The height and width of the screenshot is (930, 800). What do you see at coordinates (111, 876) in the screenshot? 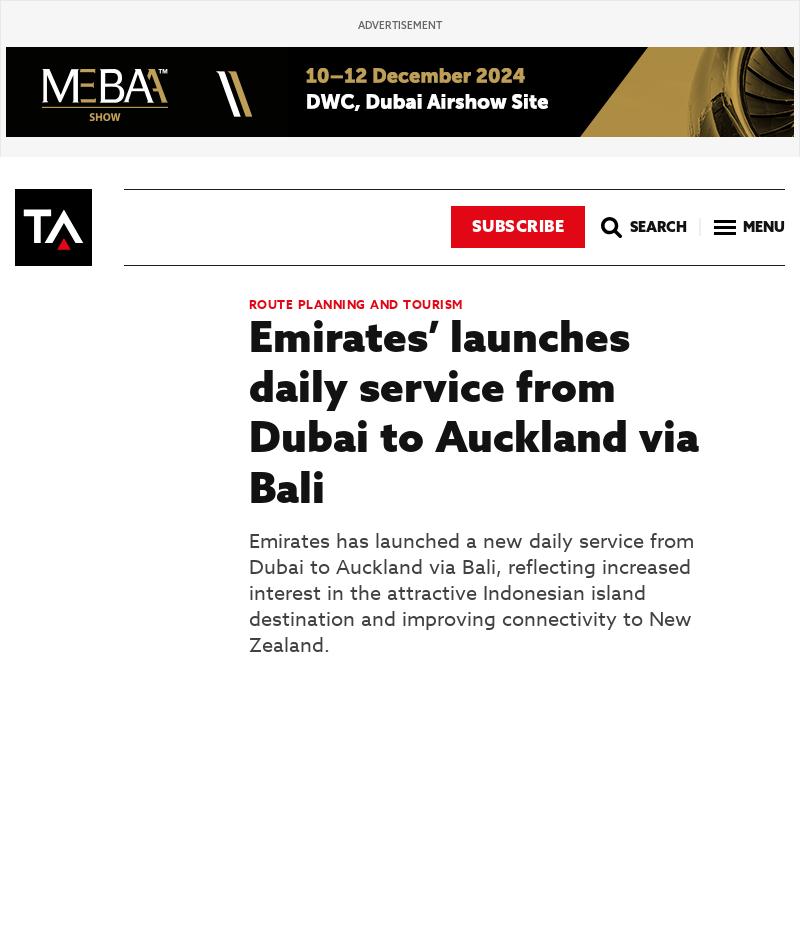
I see `'Related content'` at bounding box center [111, 876].